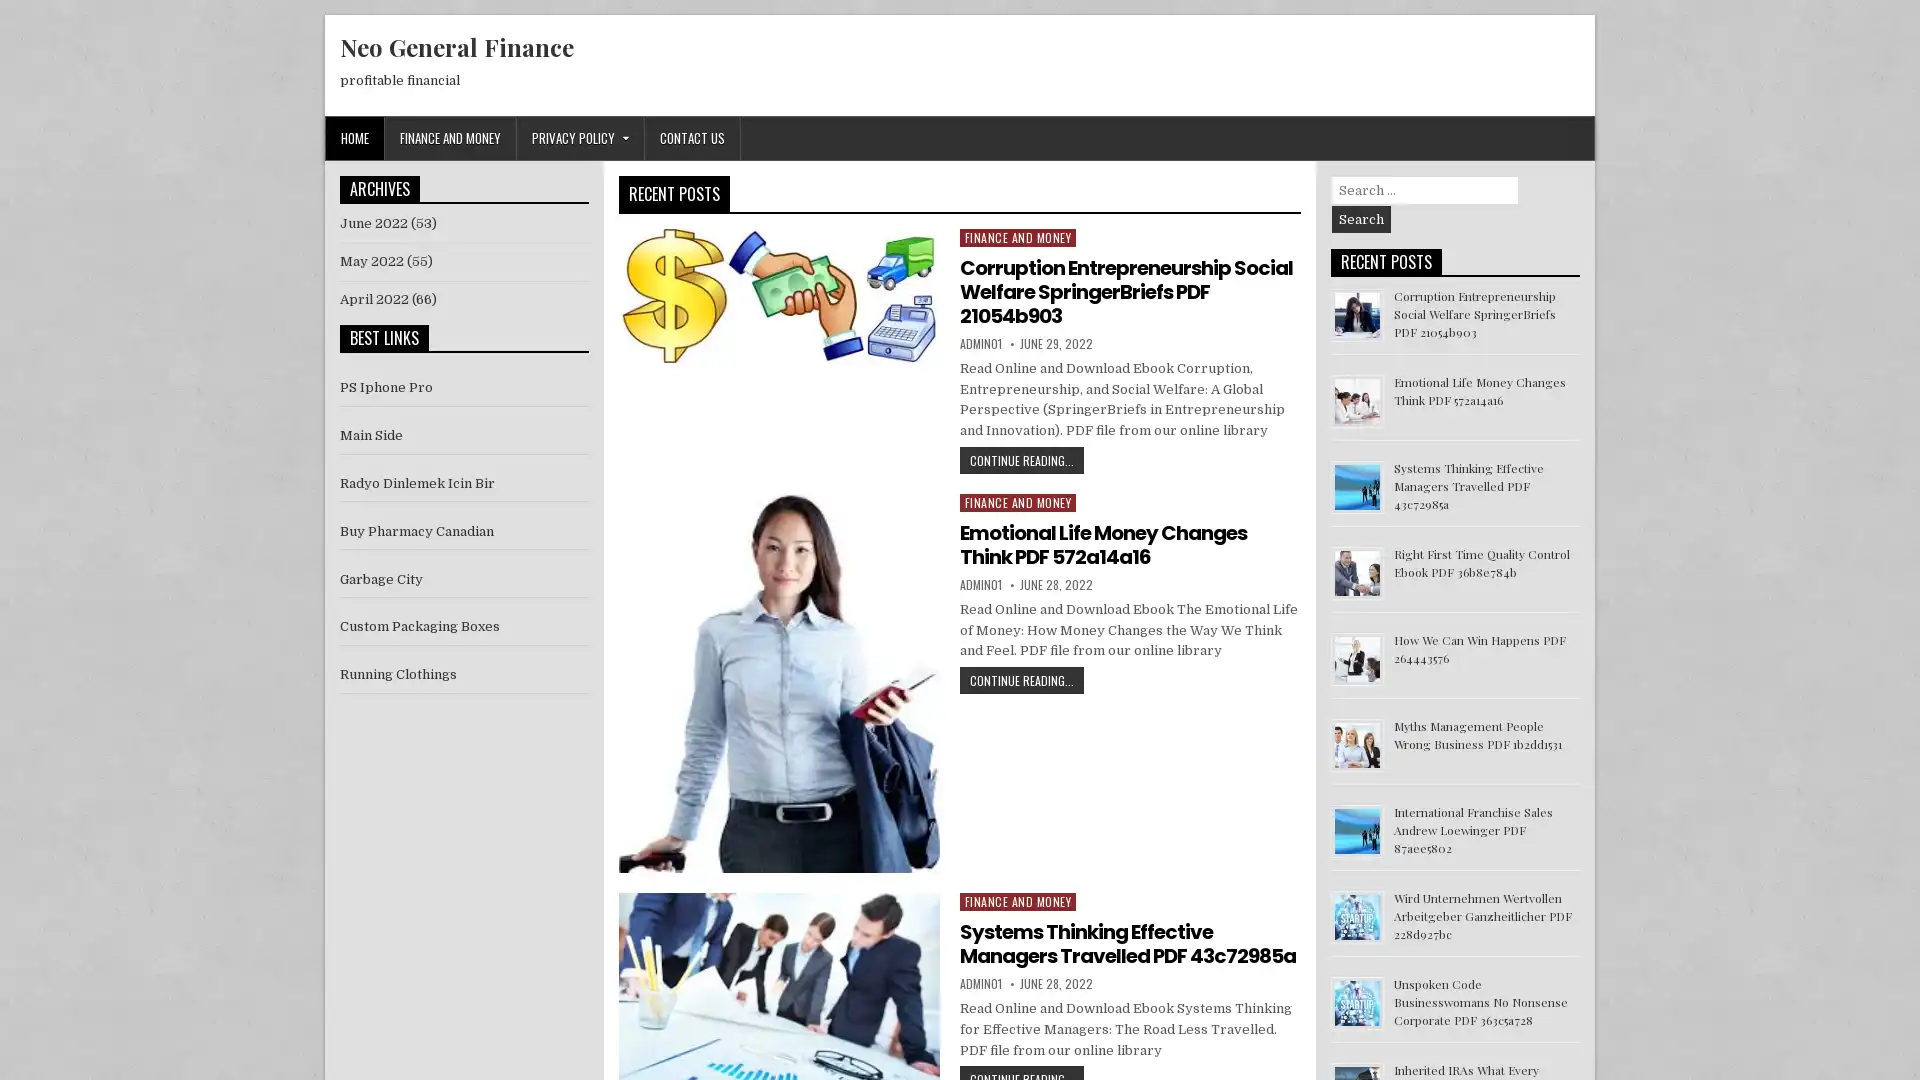 Image resolution: width=1920 pixels, height=1080 pixels. I want to click on Search, so click(1360, 219).